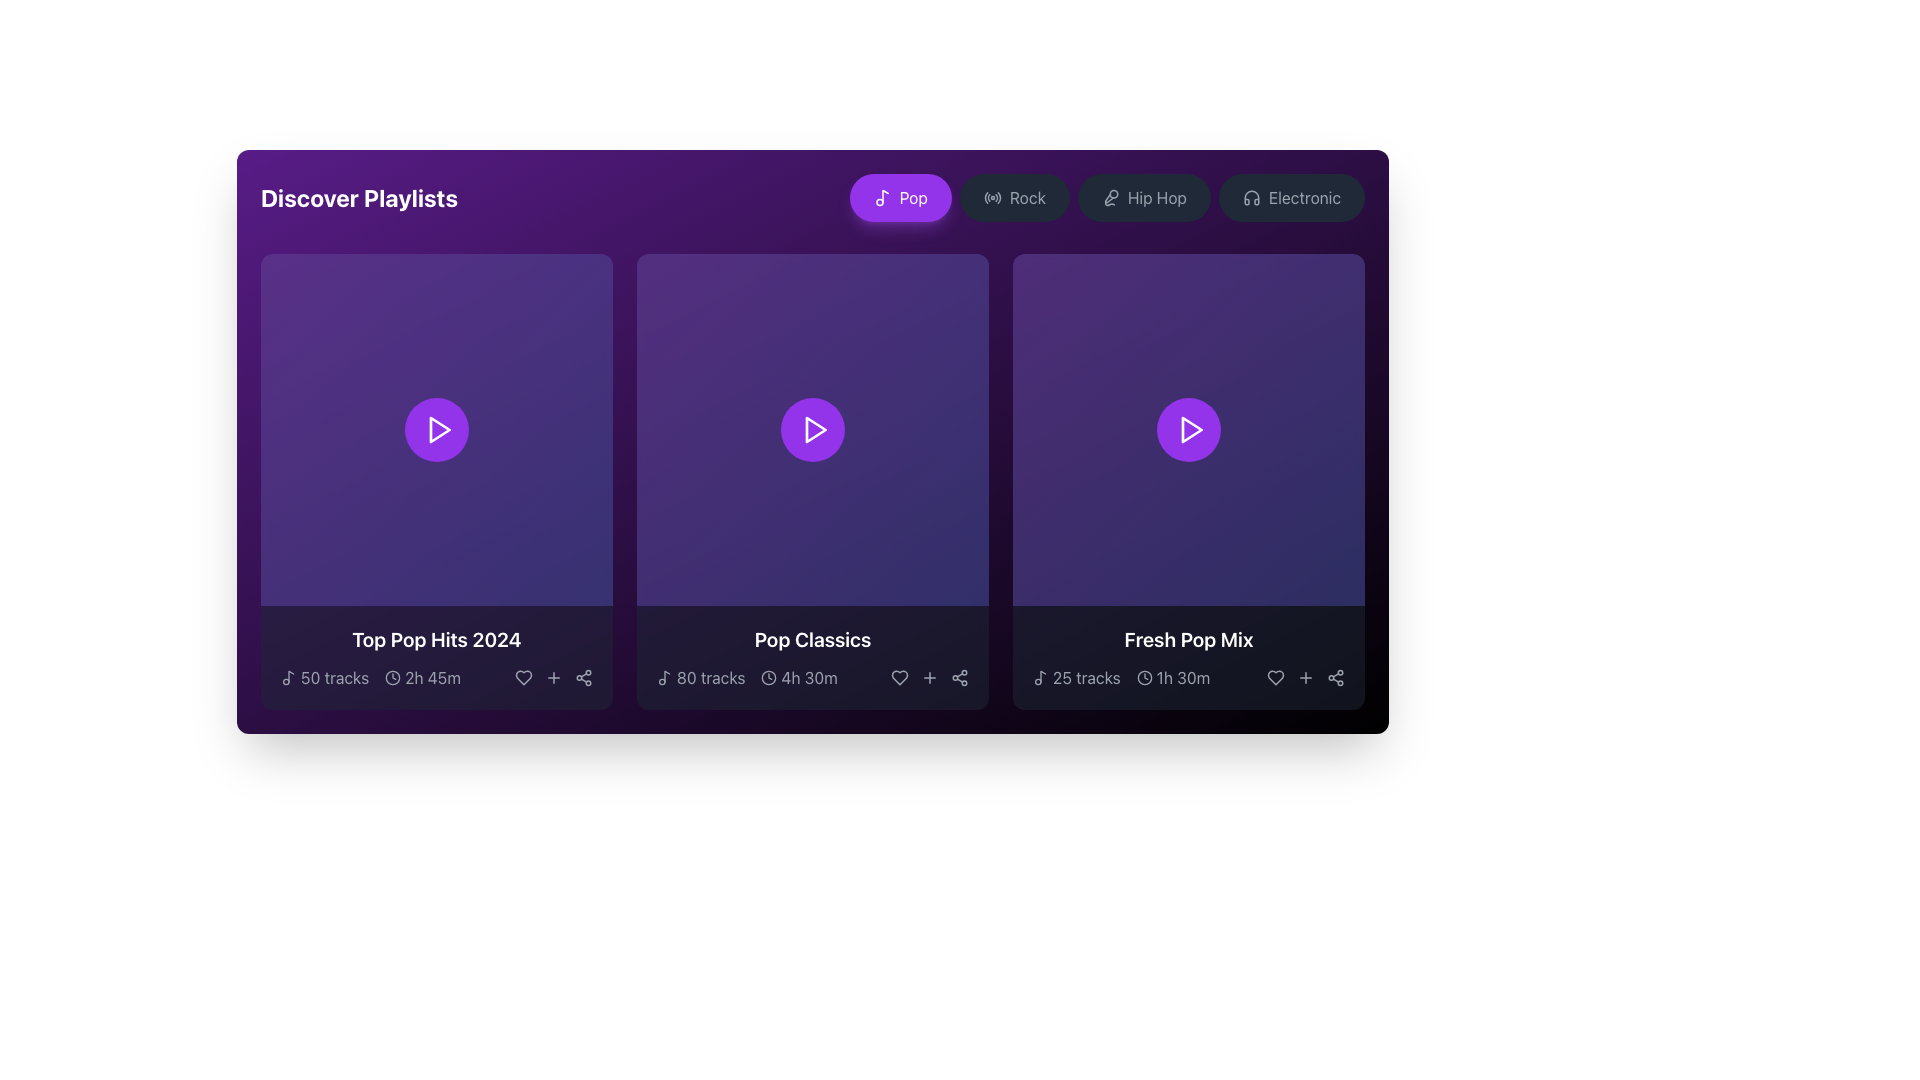  I want to click on the 'like' icon button located to the left of the 'Top Pop Hits 2024' playlist to mark the item as favorite, so click(523, 677).